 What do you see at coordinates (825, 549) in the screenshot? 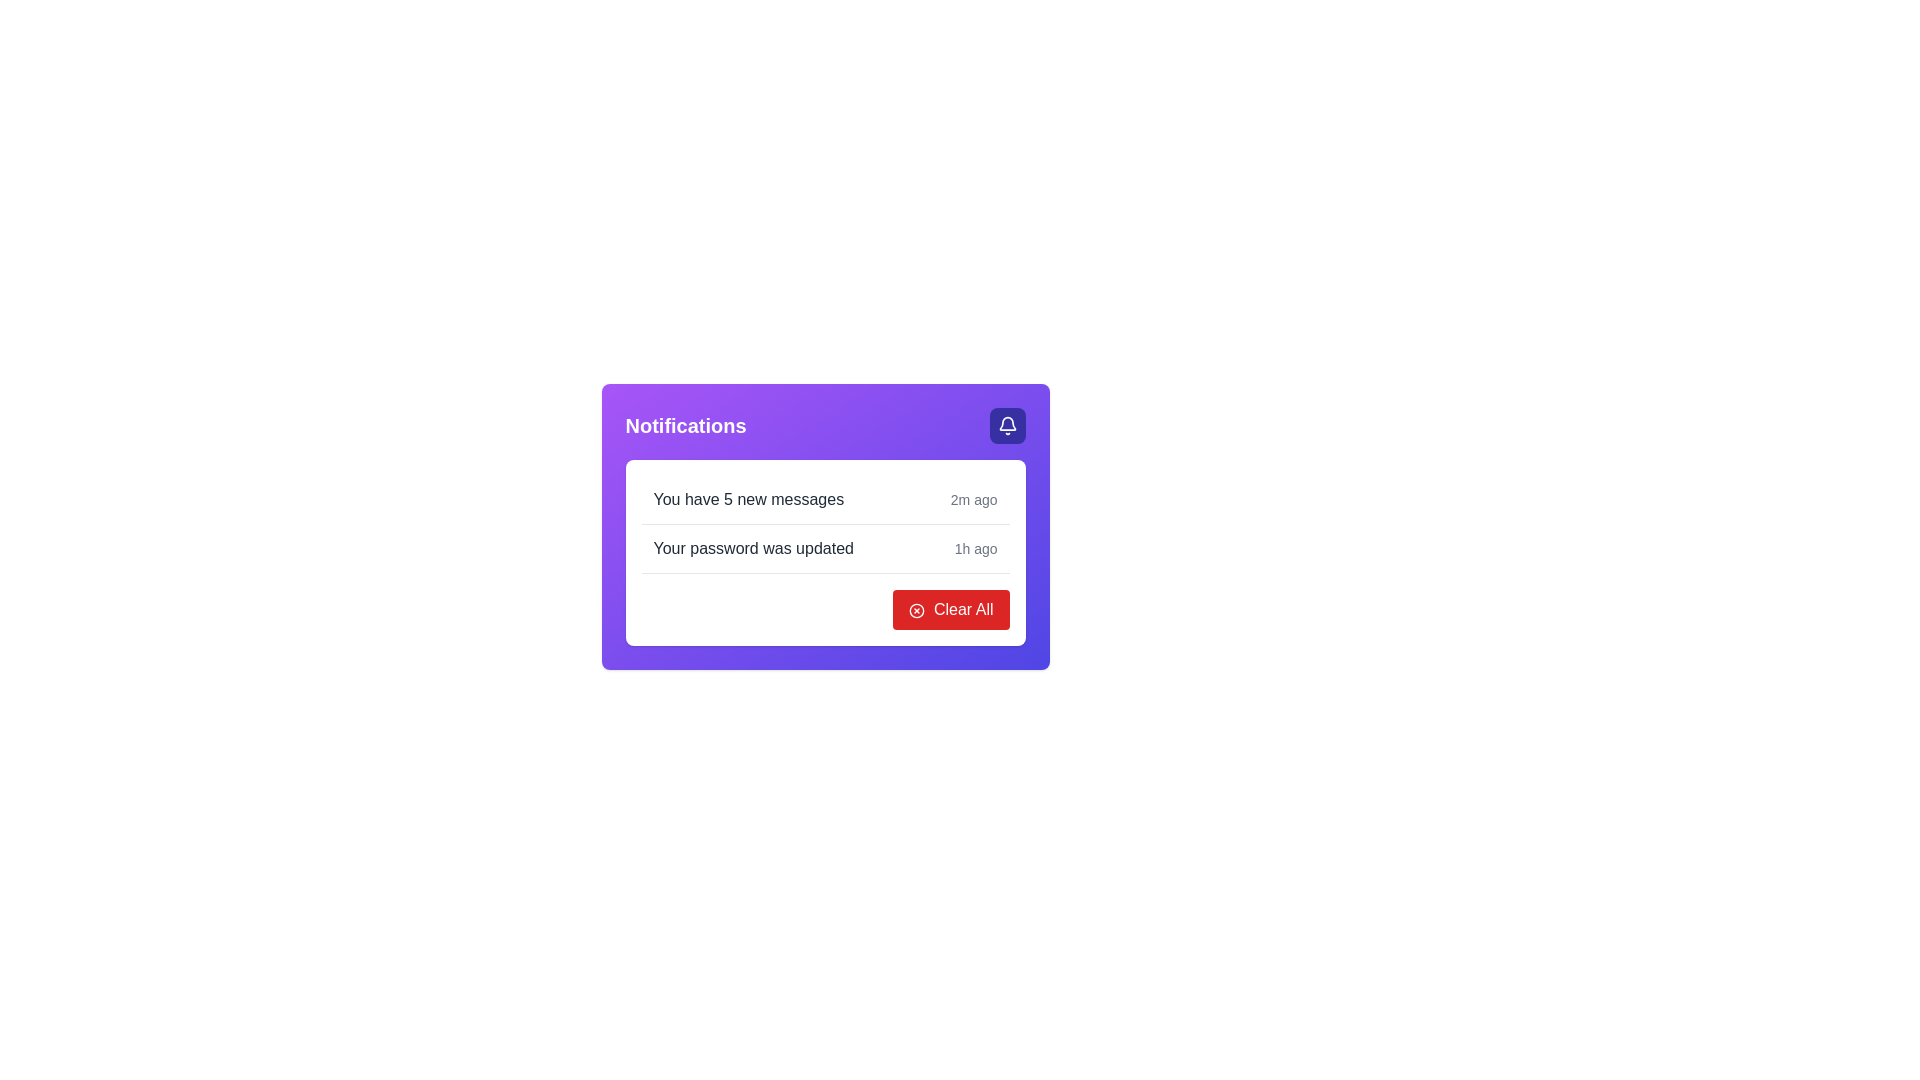
I see `notification details of the second notification item that displays 'Your password was updated' and '1h ago'` at bounding box center [825, 549].